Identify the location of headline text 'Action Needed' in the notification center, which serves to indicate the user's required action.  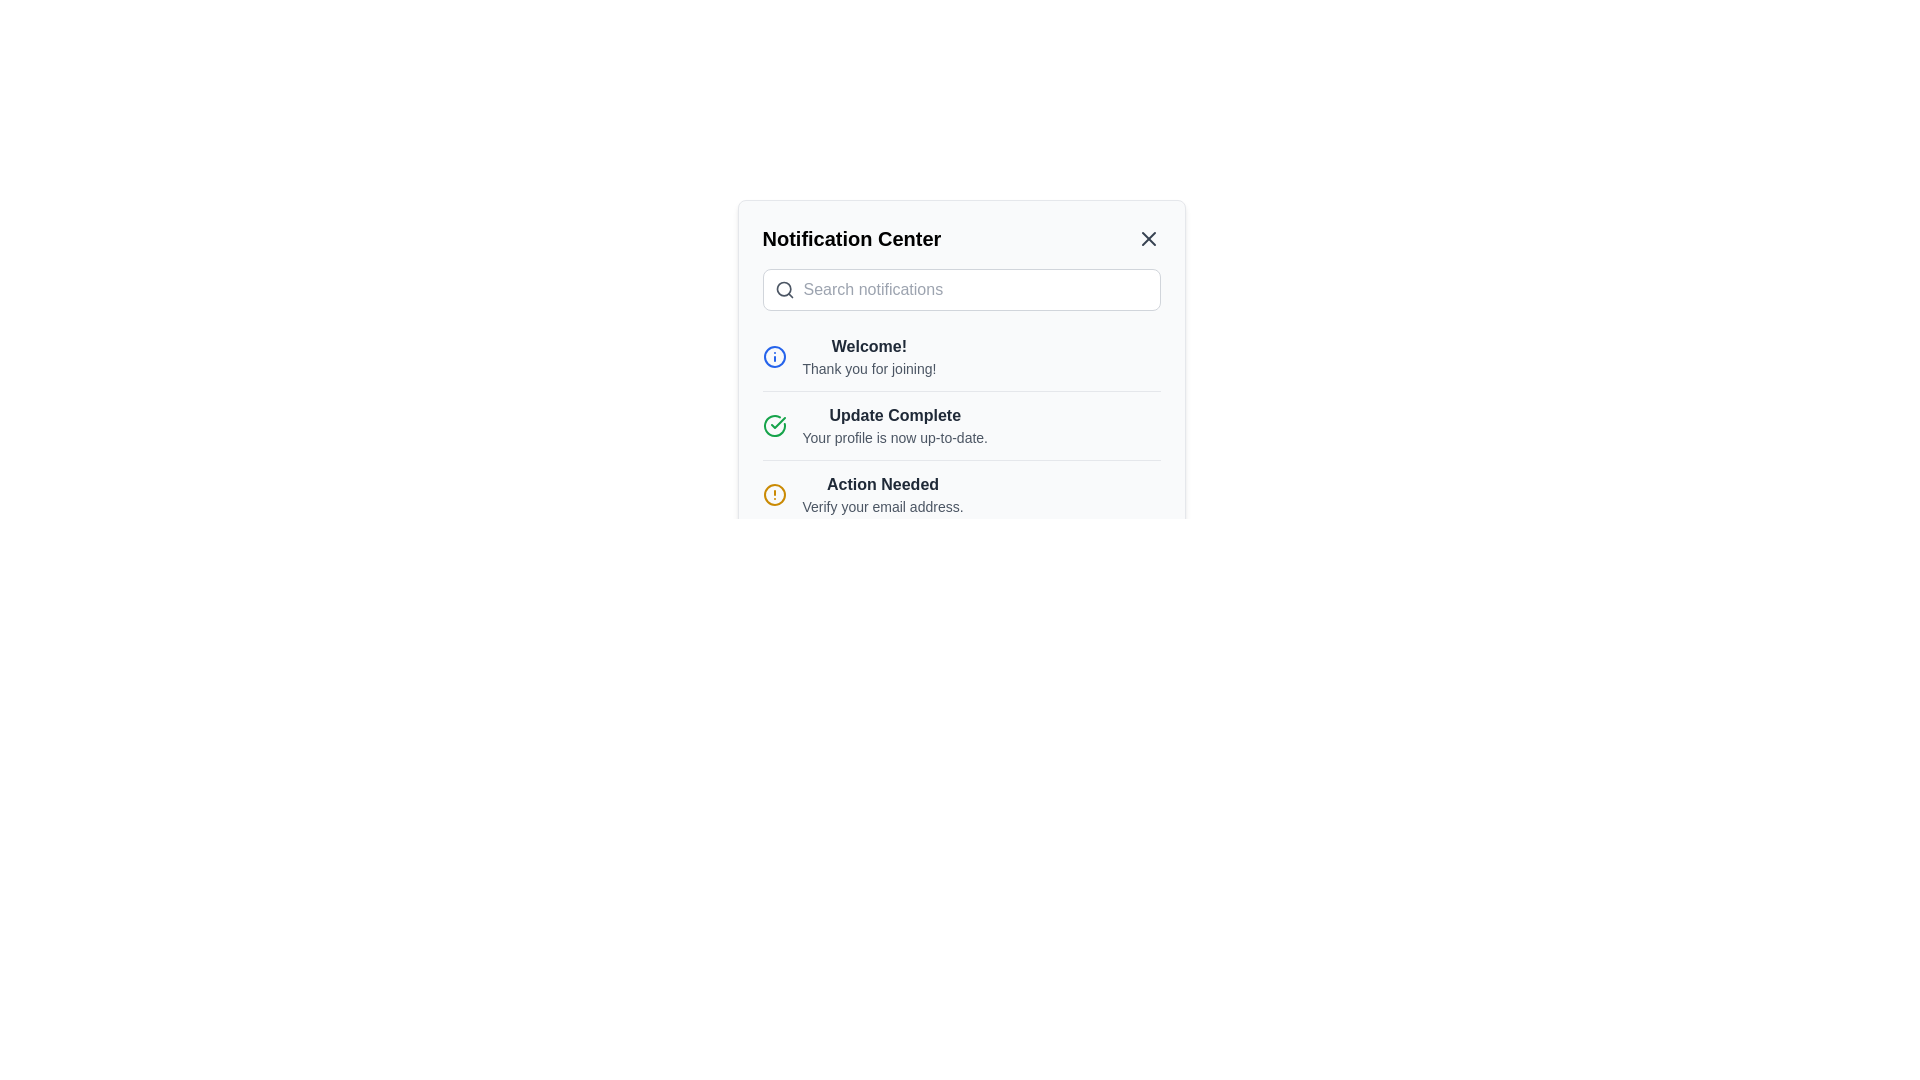
(882, 485).